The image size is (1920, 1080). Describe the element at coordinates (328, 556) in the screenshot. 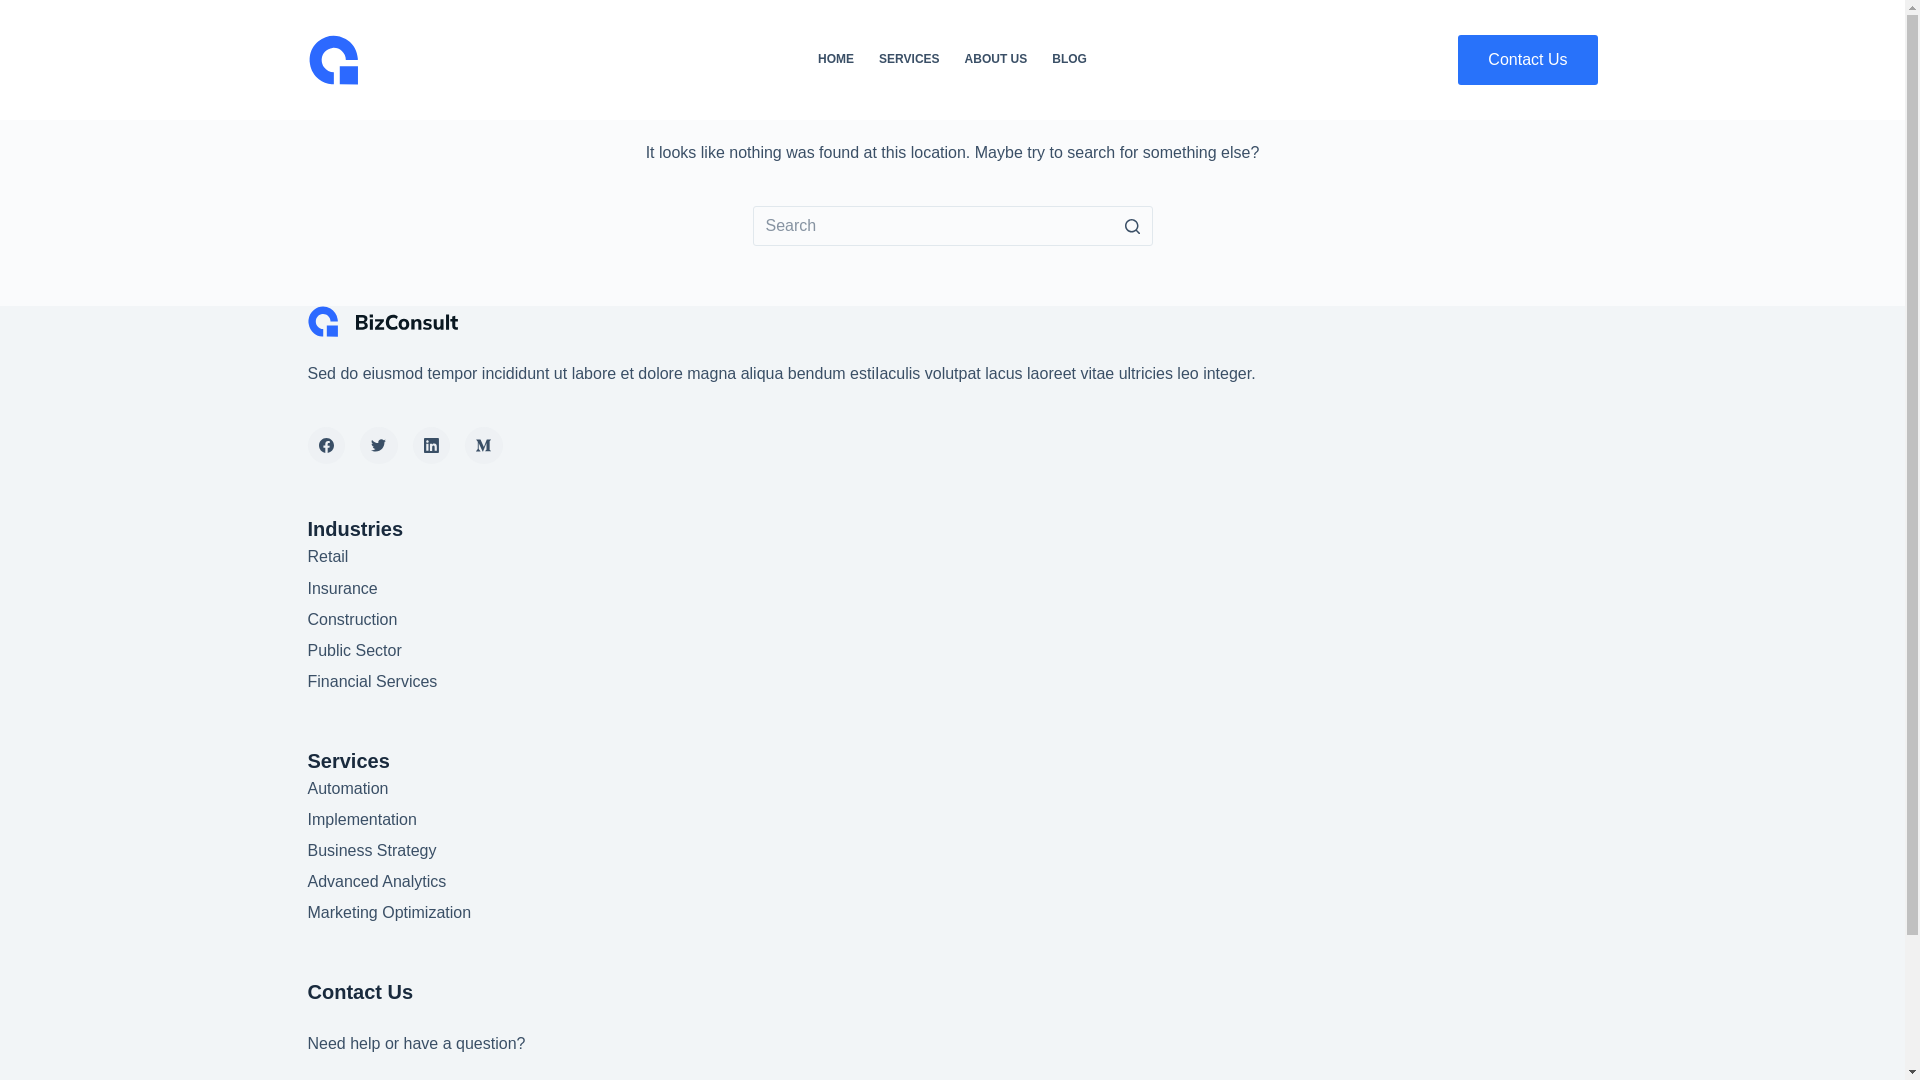

I see `'Retail'` at that location.